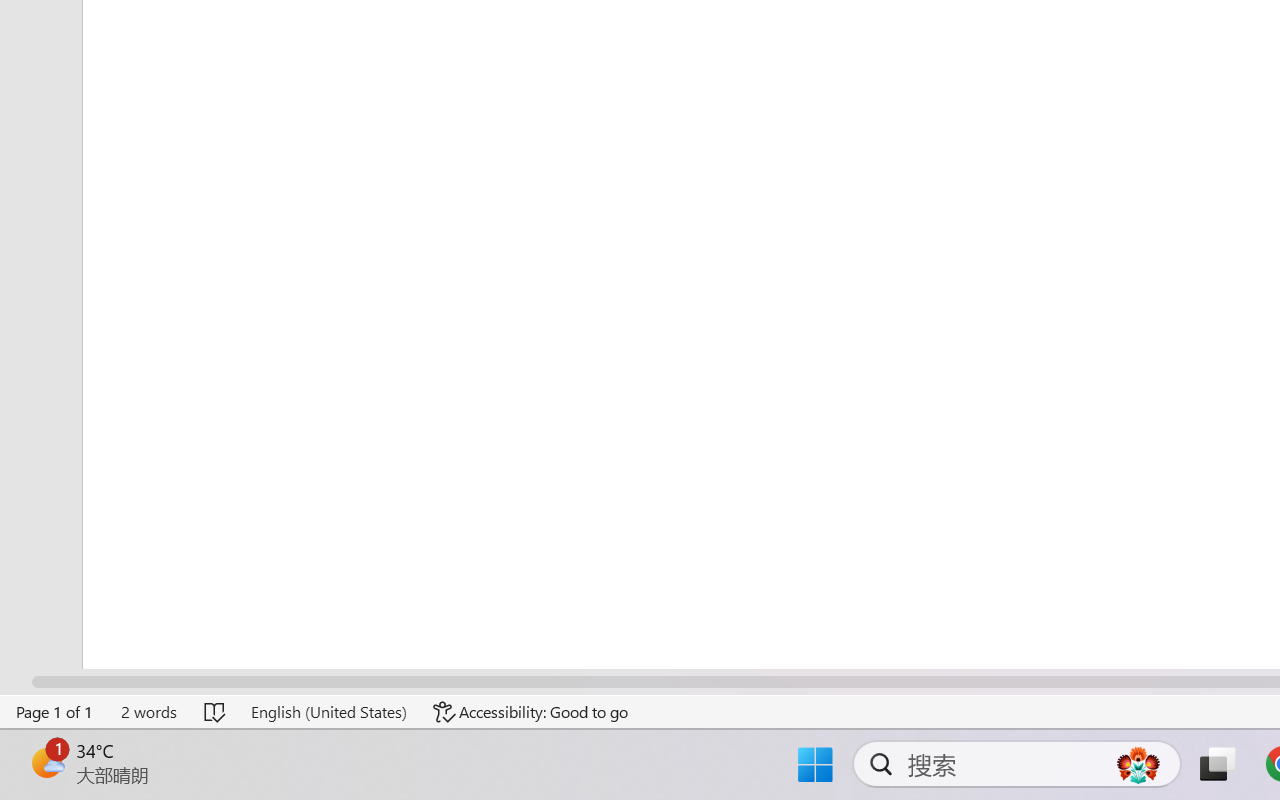 The width and height of the screenshot is (1280, 800). What do you see at coordinates (55, 711) in the screenshot?
I see `'Page Number Page 1 of 1'` at bounding box center [55, 711].